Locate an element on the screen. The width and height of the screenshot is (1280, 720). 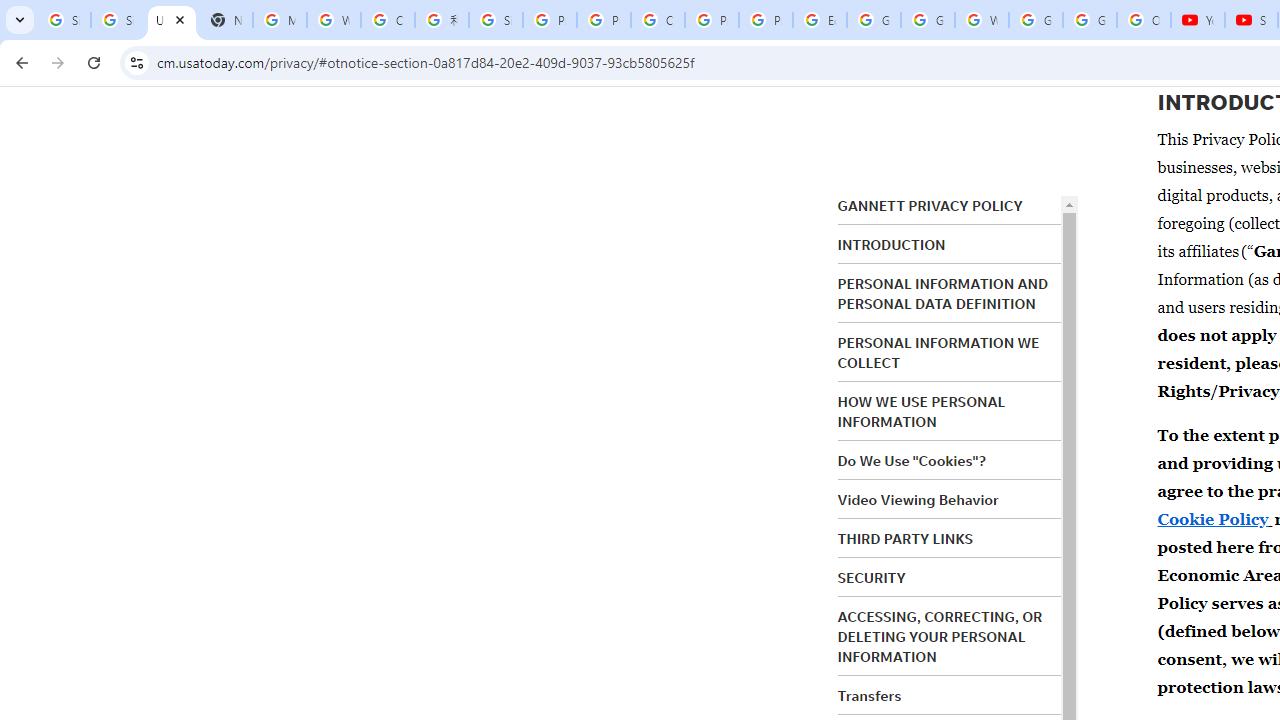
'PERSONAL INFORMATION AND PERSONAL DATA DEFINITION' is located at coordinates (942, 294).